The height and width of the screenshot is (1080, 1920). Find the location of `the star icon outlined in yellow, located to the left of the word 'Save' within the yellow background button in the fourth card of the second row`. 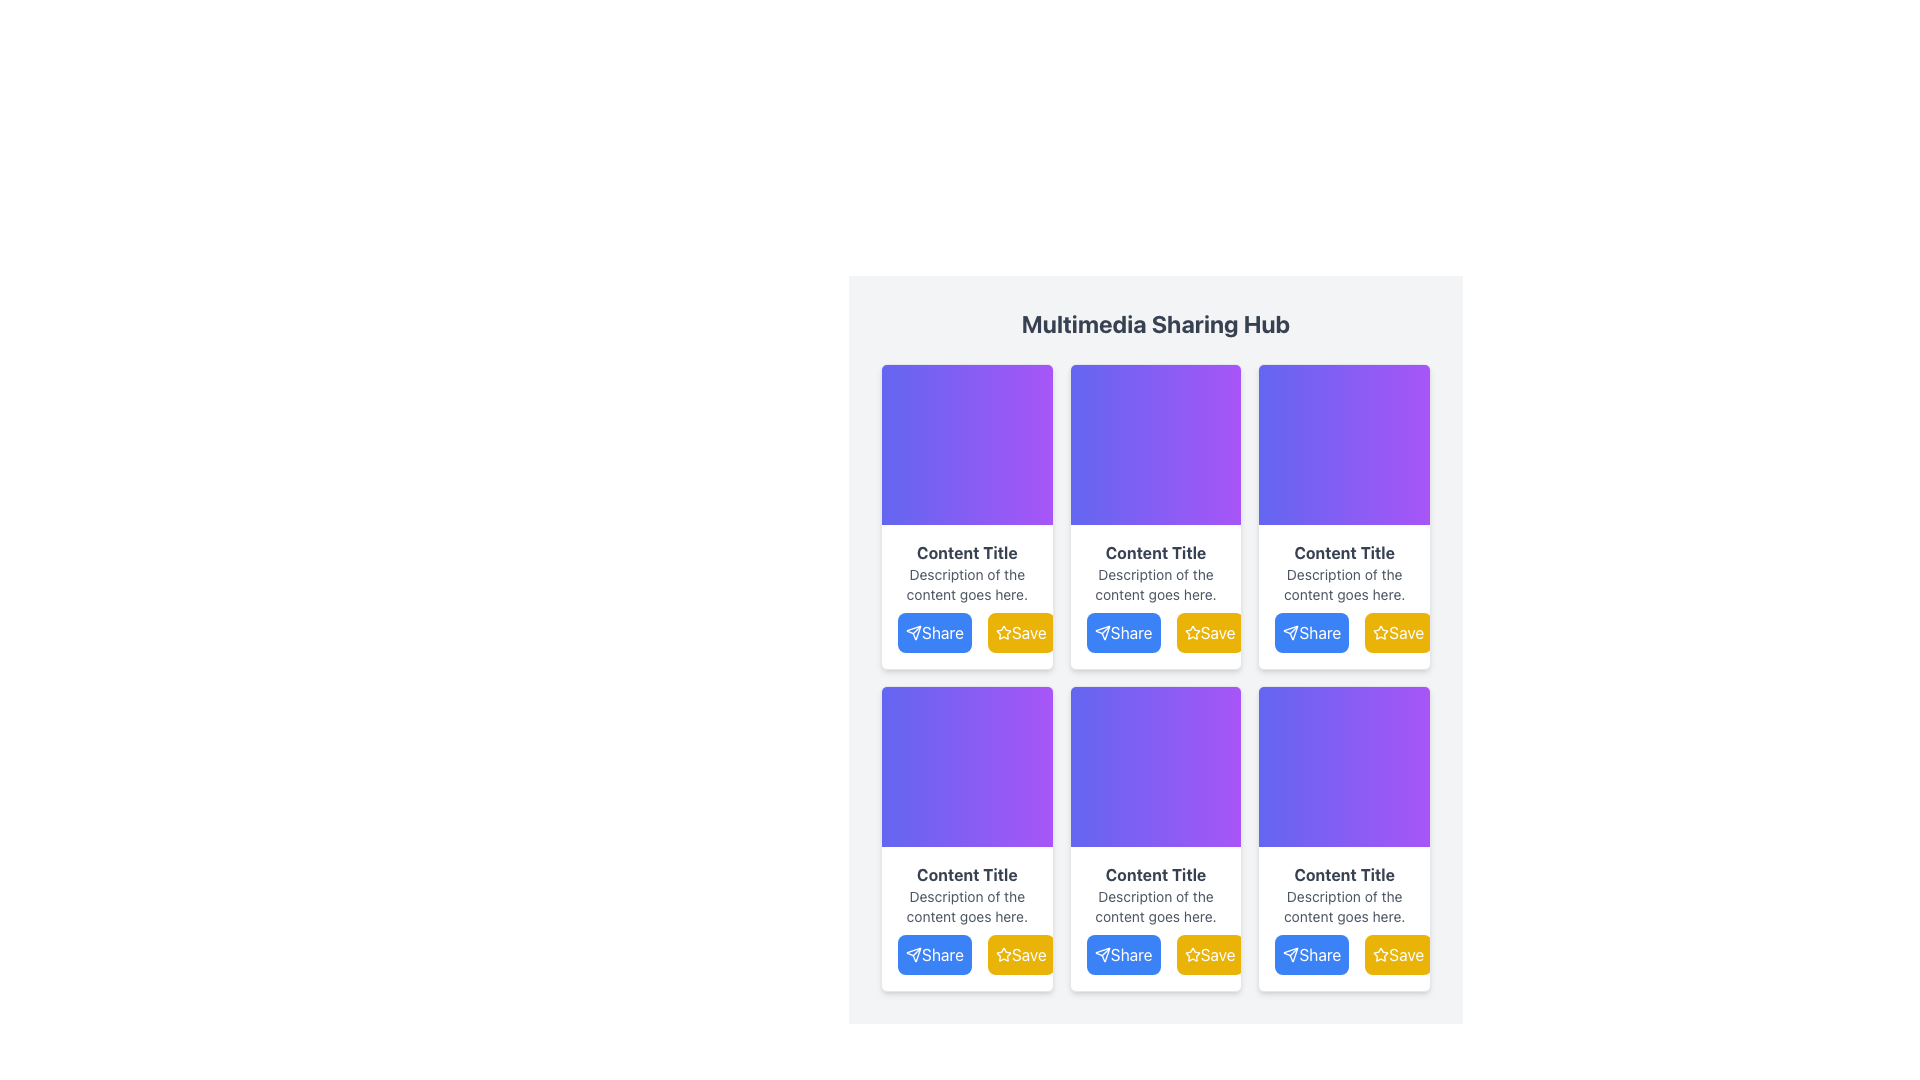

the star icon outlined in yellow, located to the left of the word 'Save' within the yellow background button in the fourth card of the second row is located at coordinates (1380, 954).